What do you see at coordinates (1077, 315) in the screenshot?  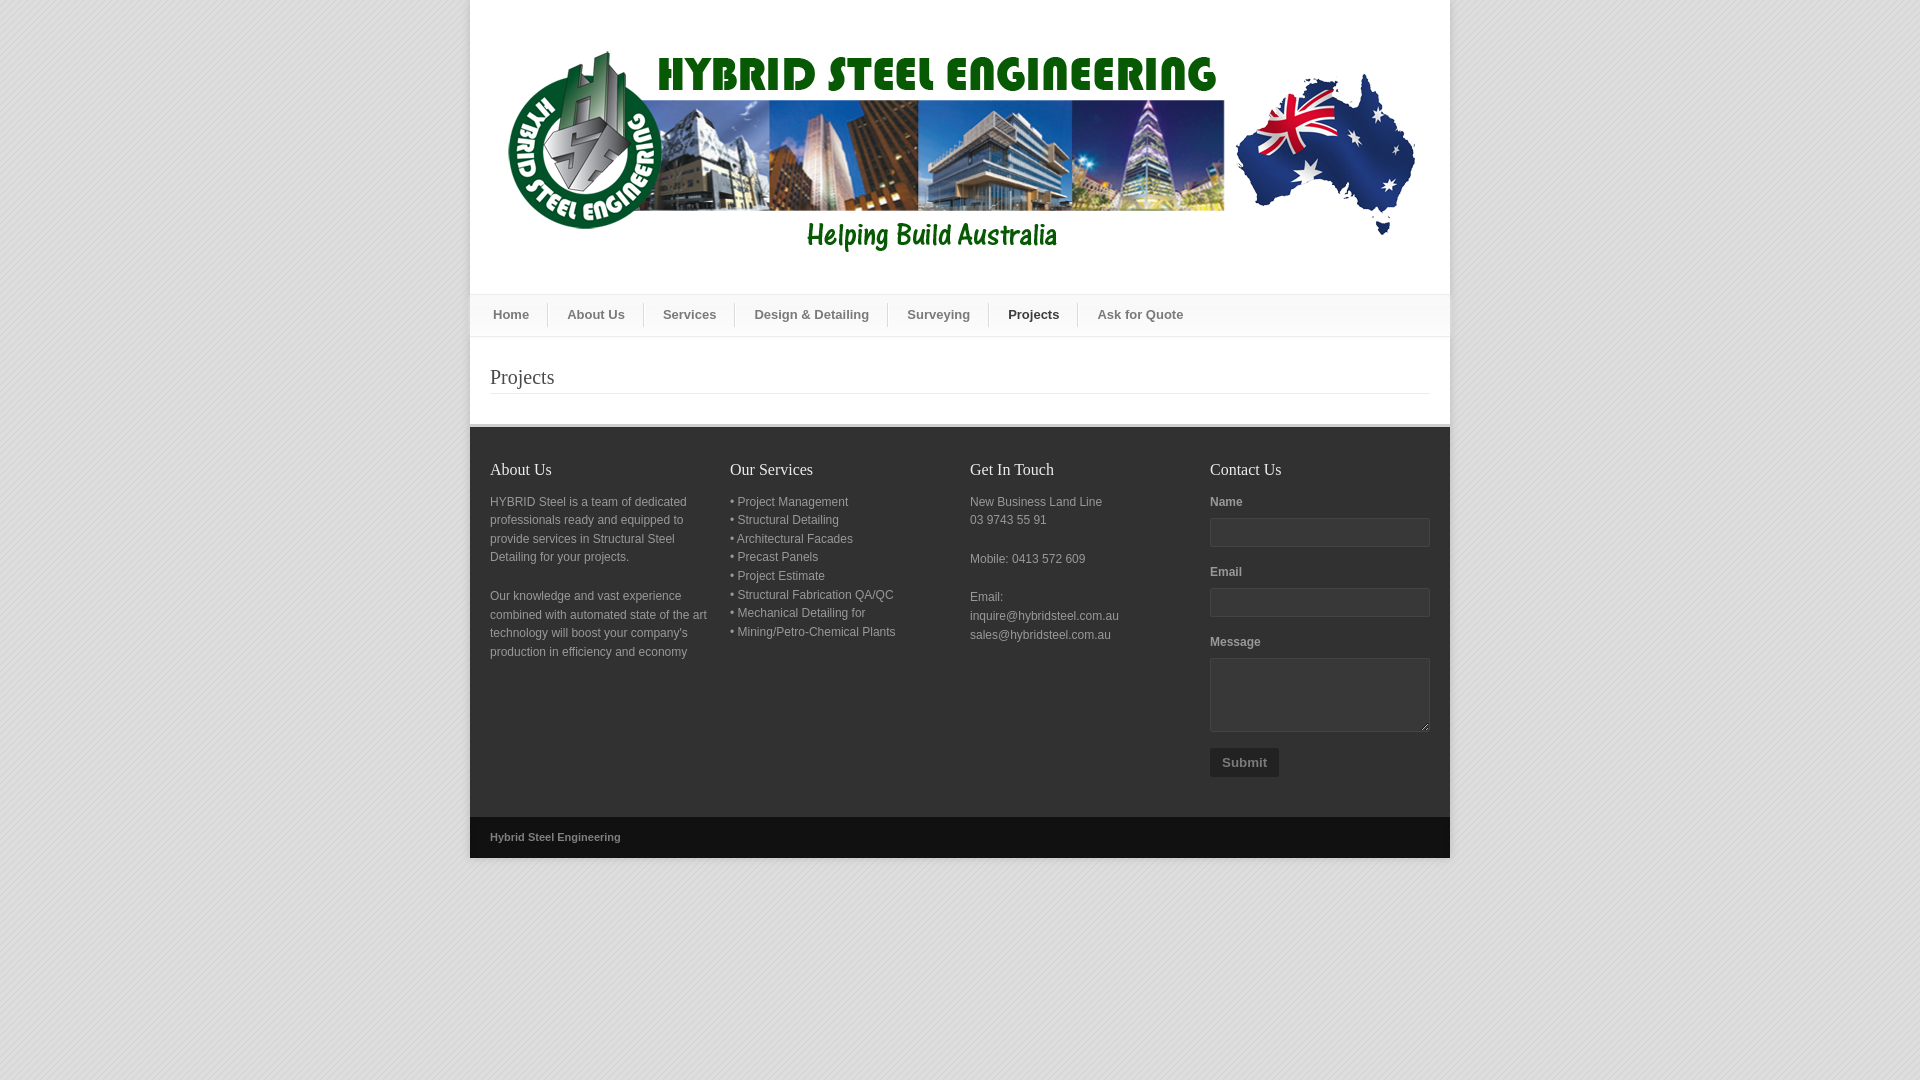 I see `'Ask for Quote'` at bounding box center [1077, 315].